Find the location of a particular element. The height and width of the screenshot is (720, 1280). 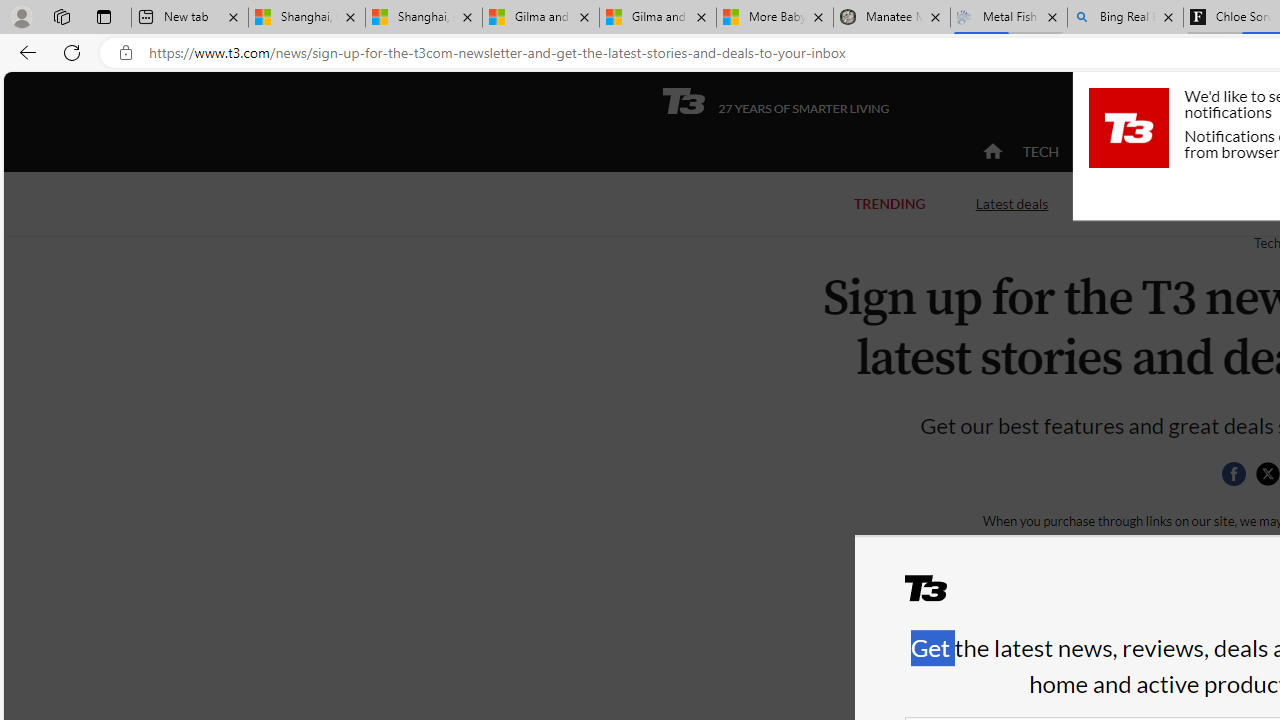

'New tab' is located at coordinates (190, 17).